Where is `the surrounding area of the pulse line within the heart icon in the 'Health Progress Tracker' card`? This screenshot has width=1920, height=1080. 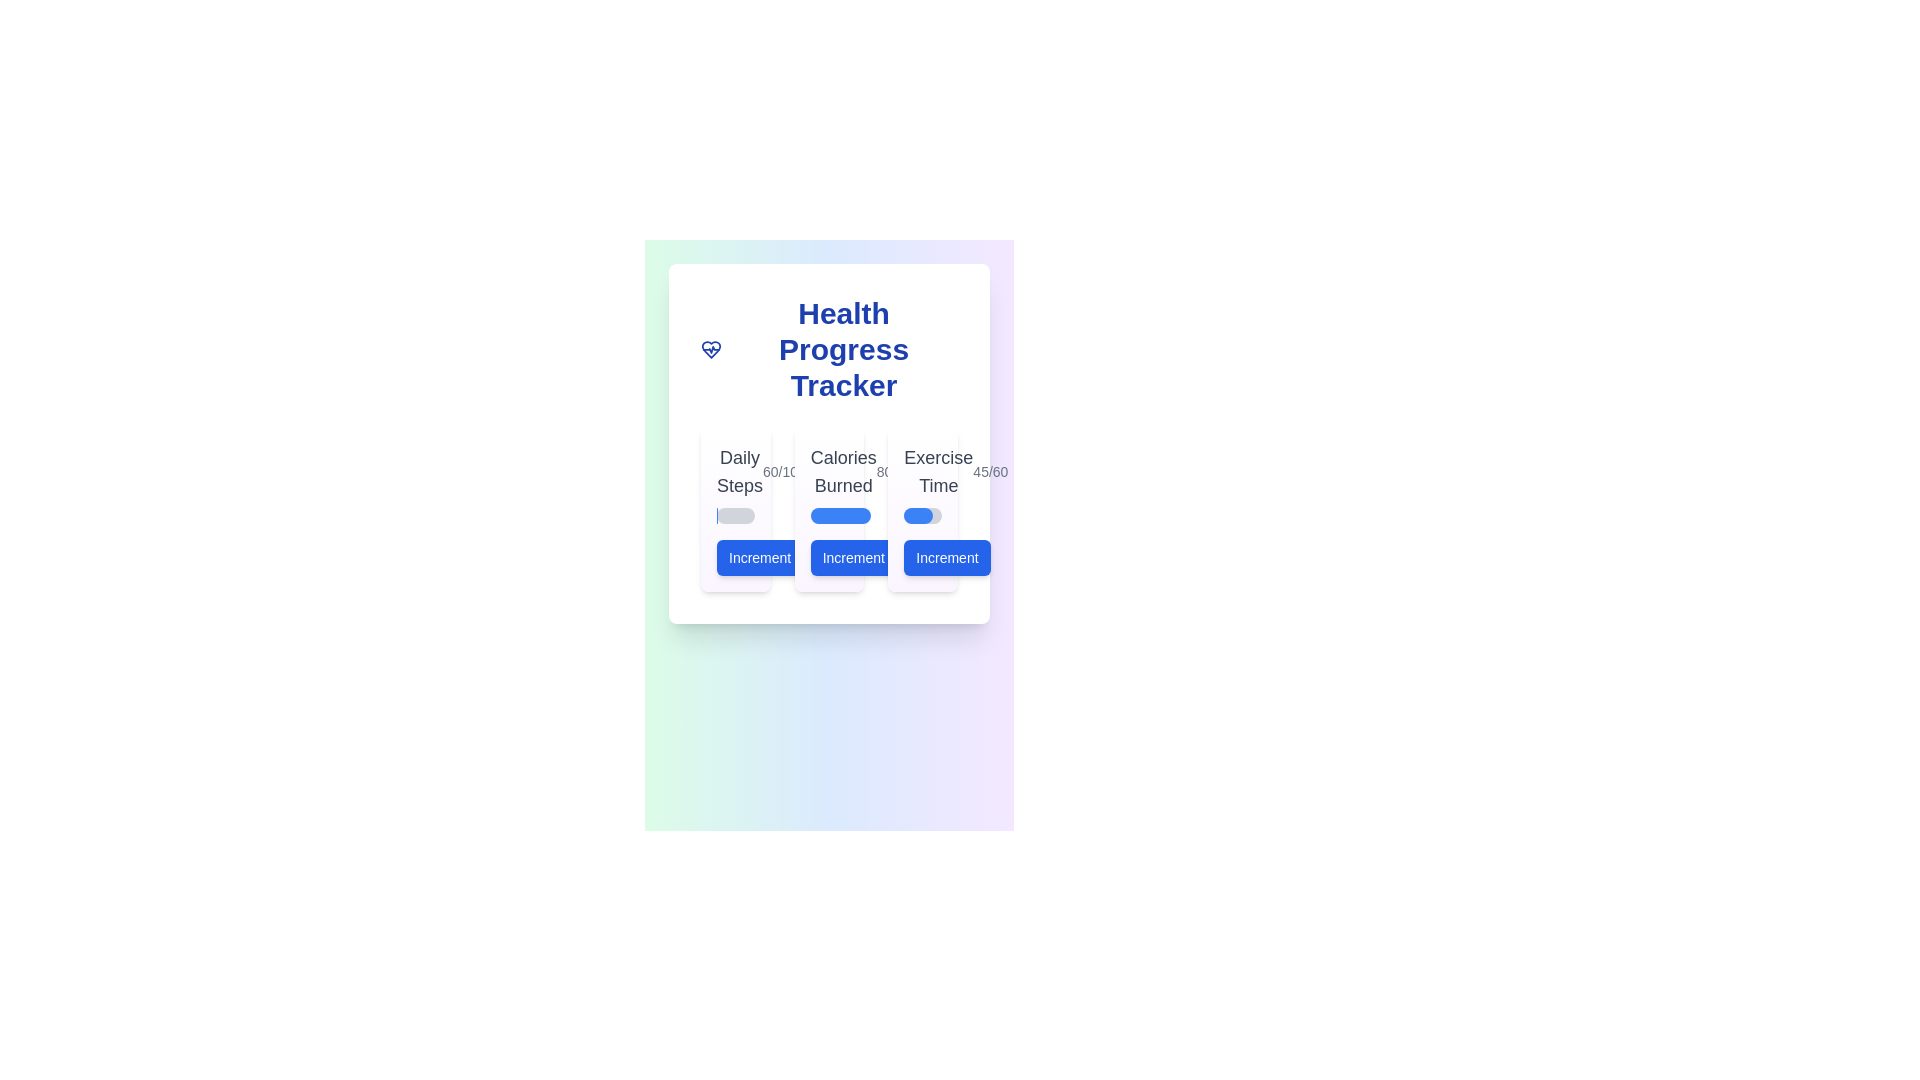
the surrounding area of the pulse line within the heart icon in the 'Health Progress Tracker' card is located at coordinates (711, 349).